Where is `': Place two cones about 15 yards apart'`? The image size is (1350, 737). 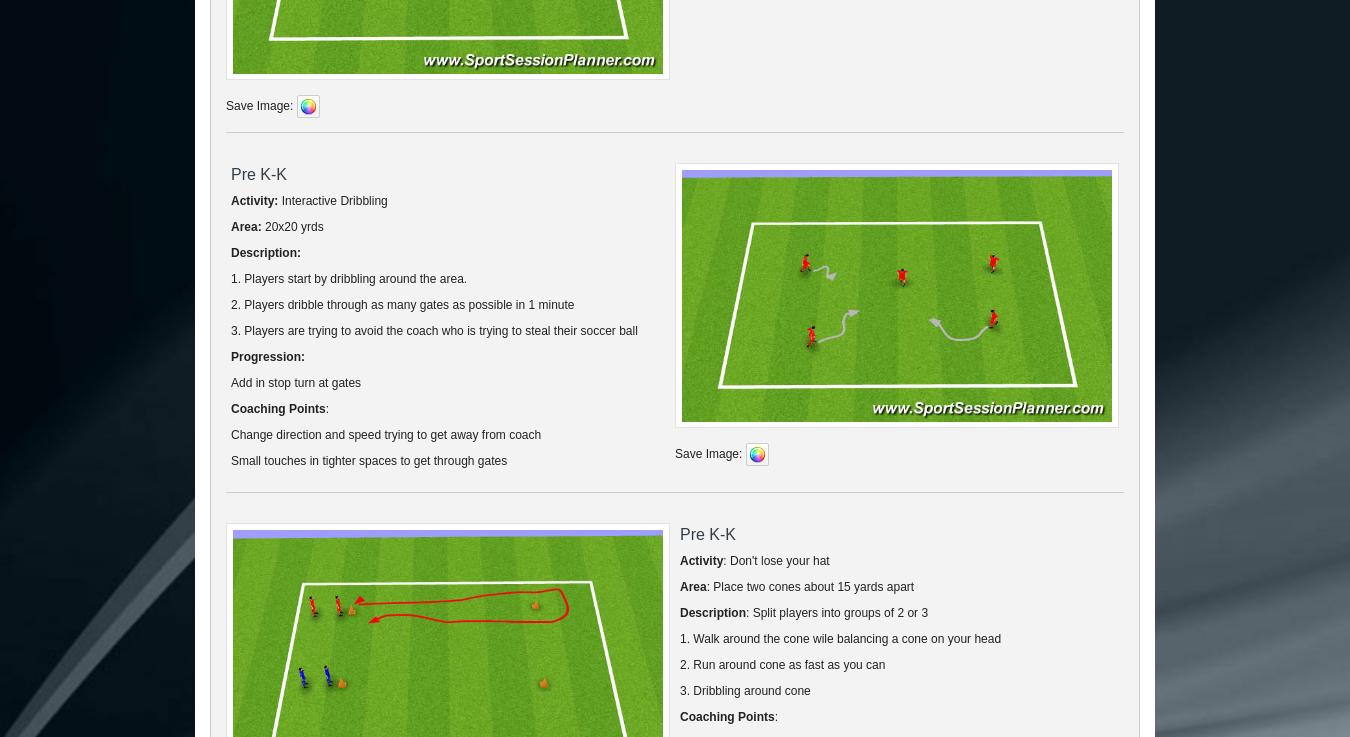
': Place two cones about 15 yards apart' is located at coordinates (810, 586).